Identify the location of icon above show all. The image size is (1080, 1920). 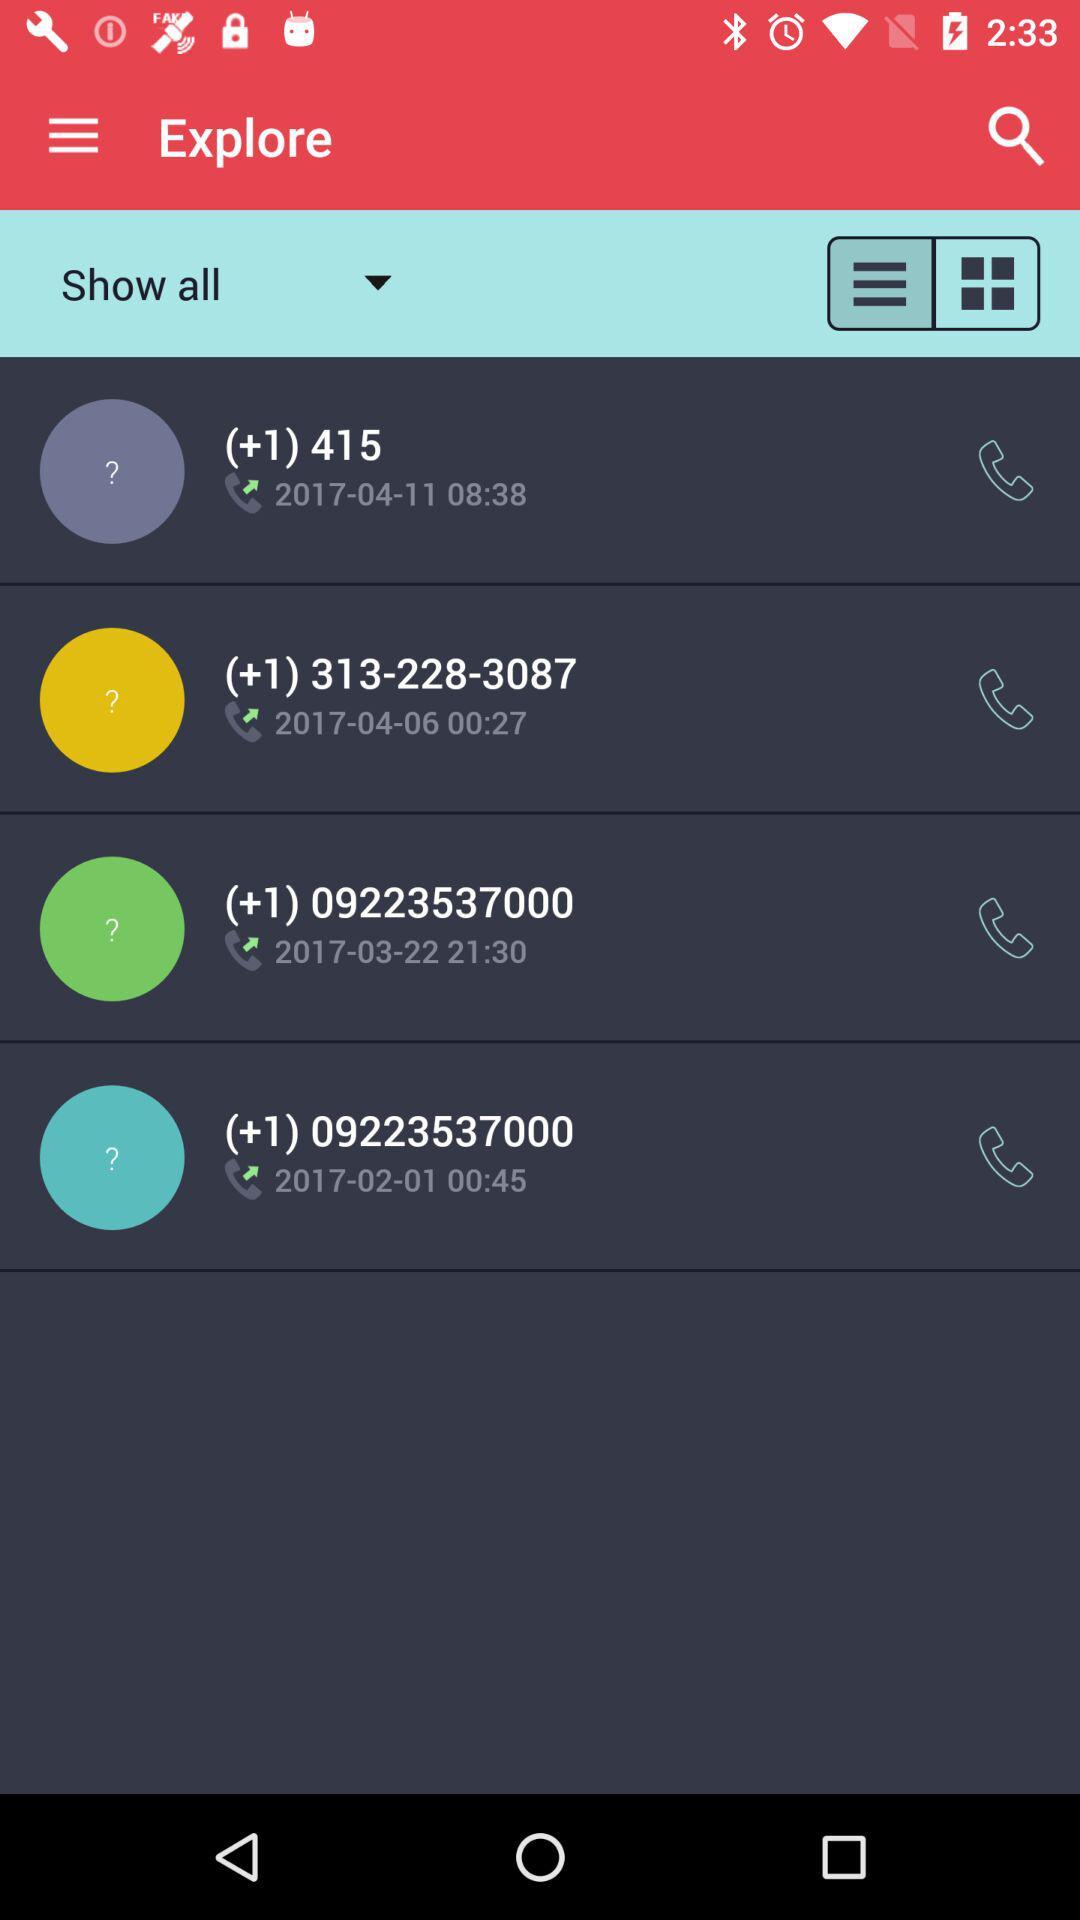
(72, 135).